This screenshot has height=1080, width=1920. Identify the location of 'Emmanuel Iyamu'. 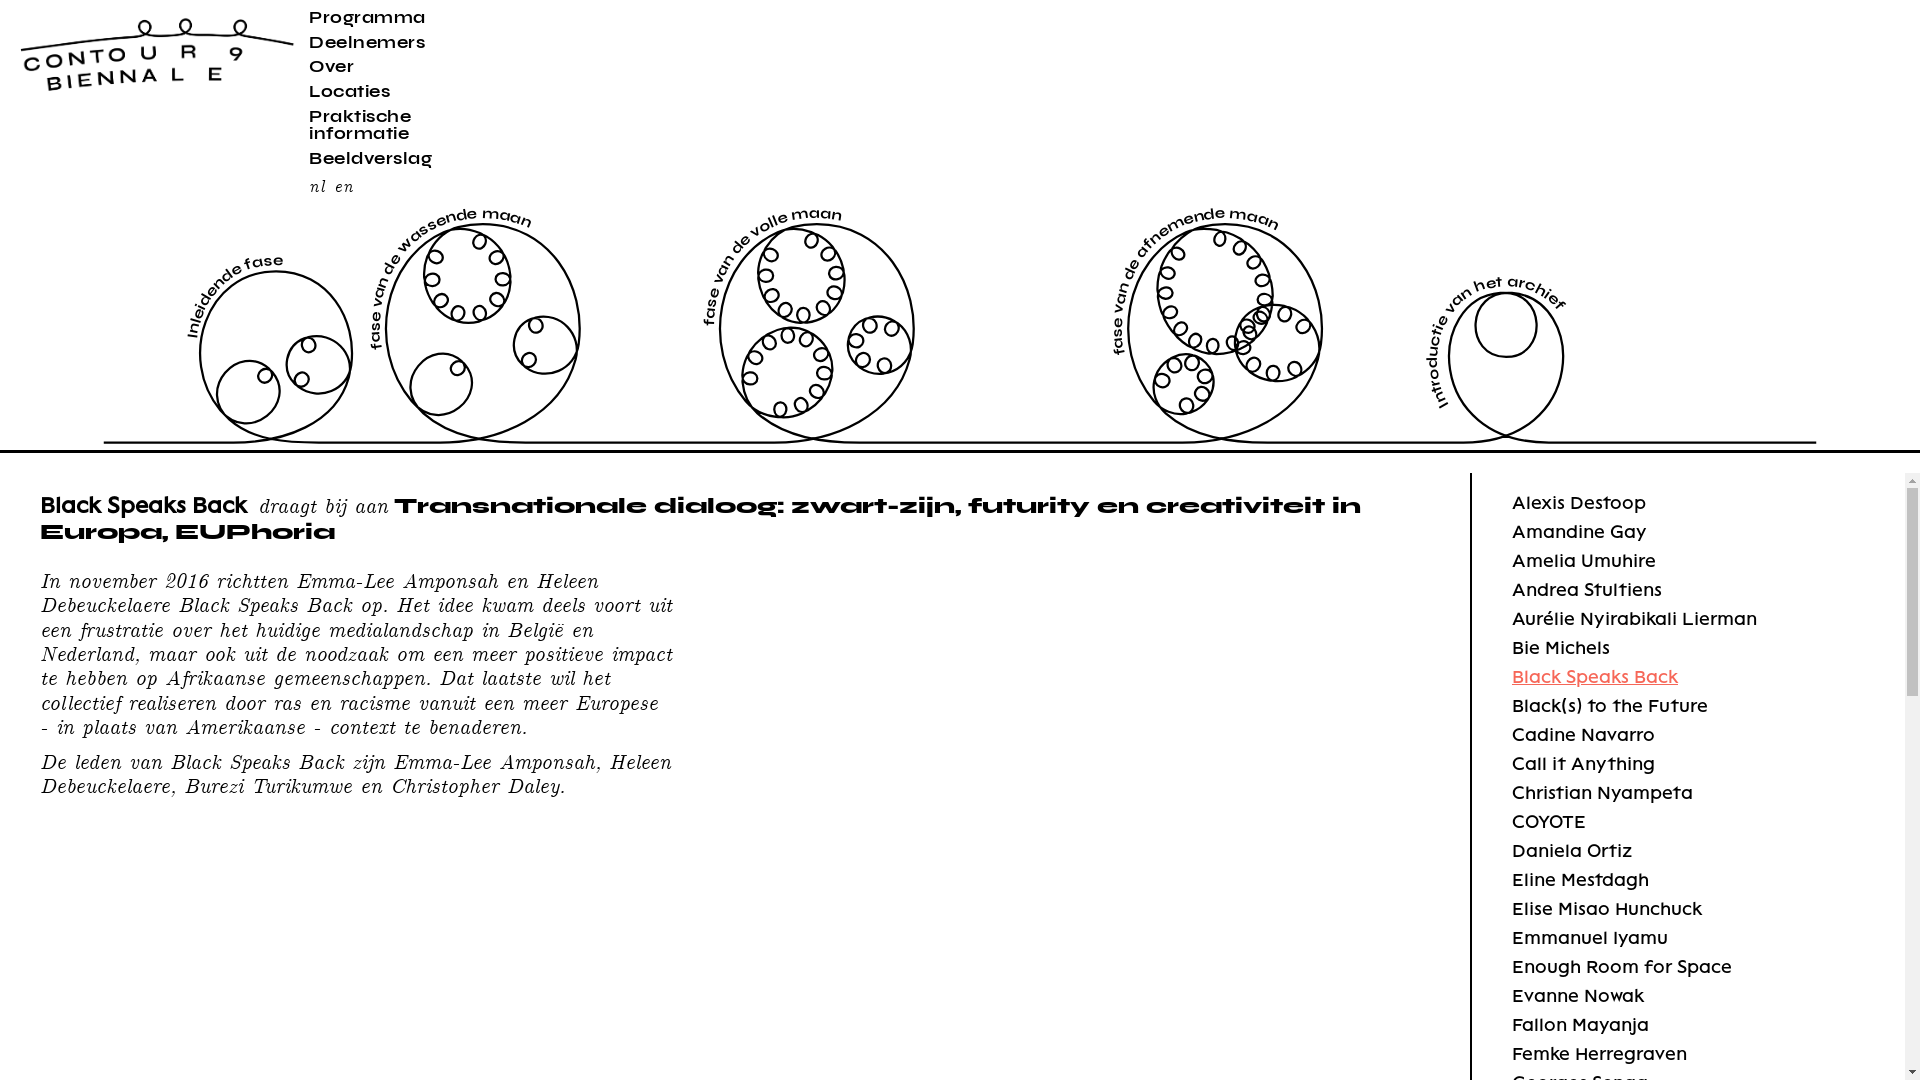
(1512, 937).